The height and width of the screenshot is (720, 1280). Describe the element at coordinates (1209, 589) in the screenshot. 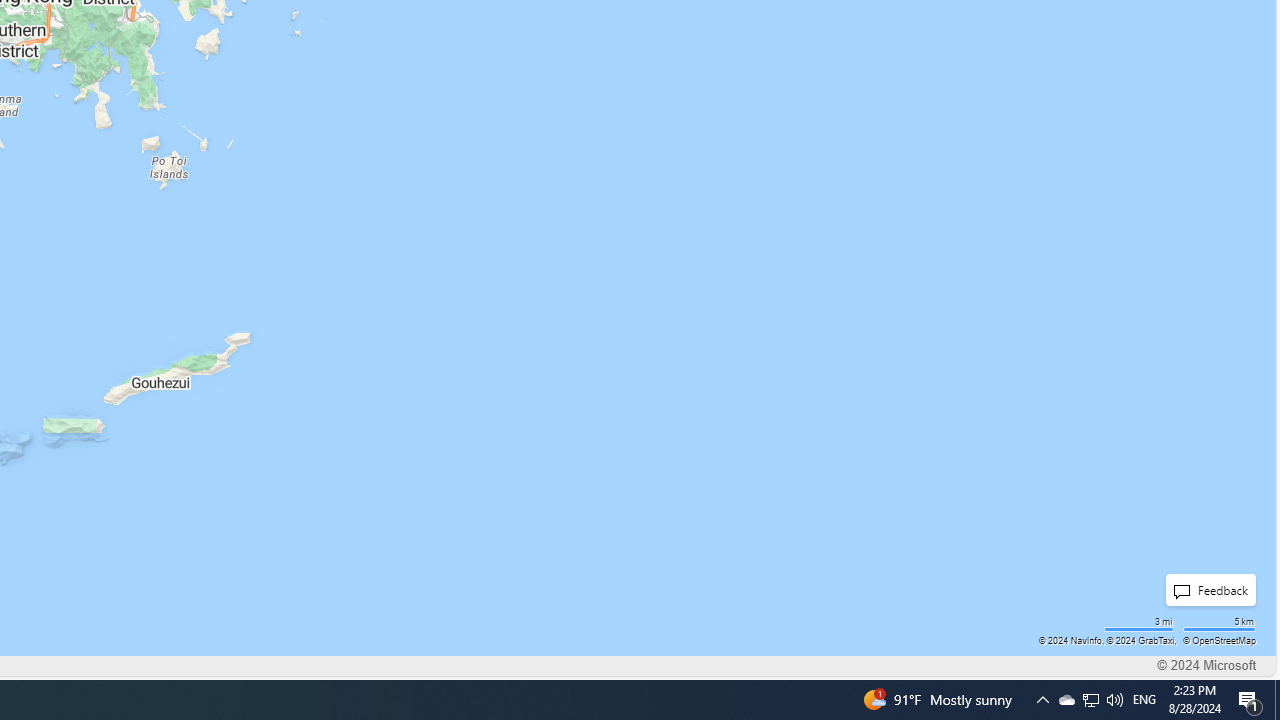

I see `'Feedback'` at that location.